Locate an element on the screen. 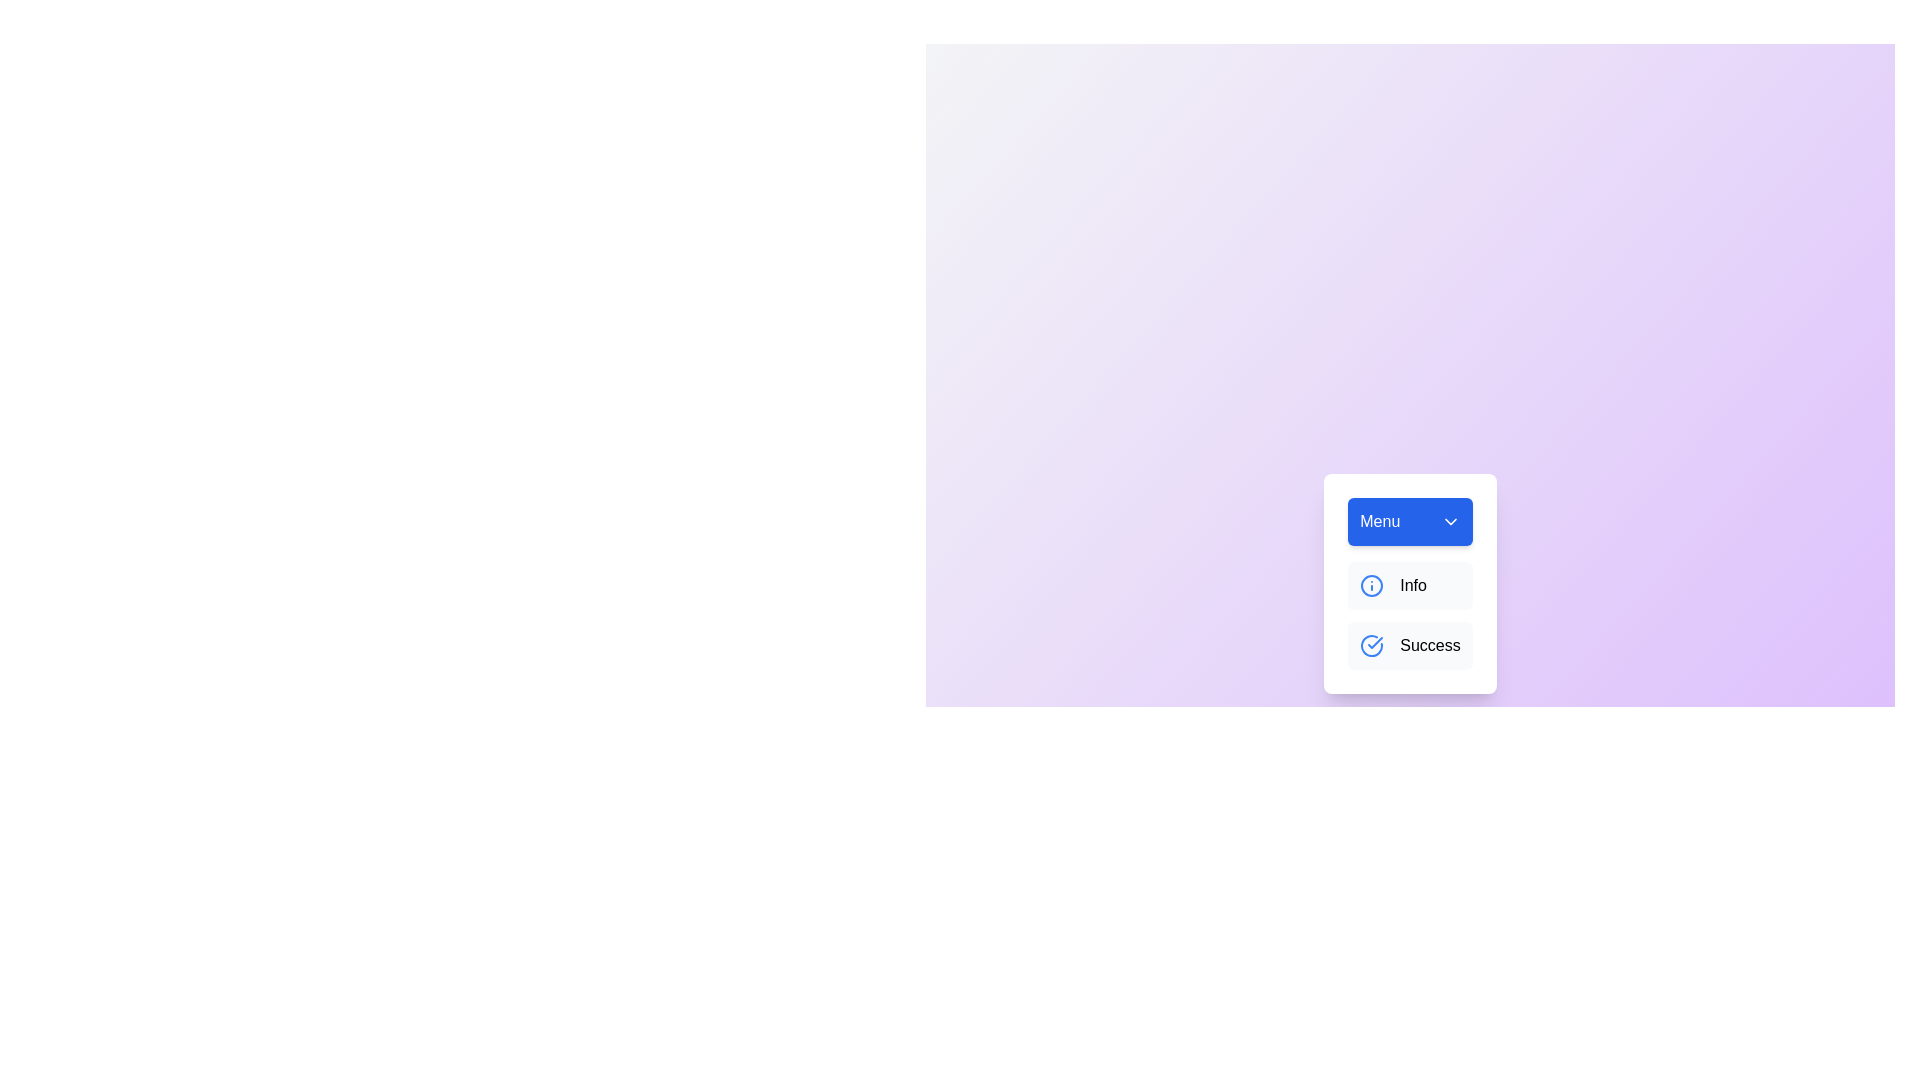 The height and width of the screenshot is (1080, 1920). the 'Success' menu item to preview the information is located at coordinates (1409, 645).